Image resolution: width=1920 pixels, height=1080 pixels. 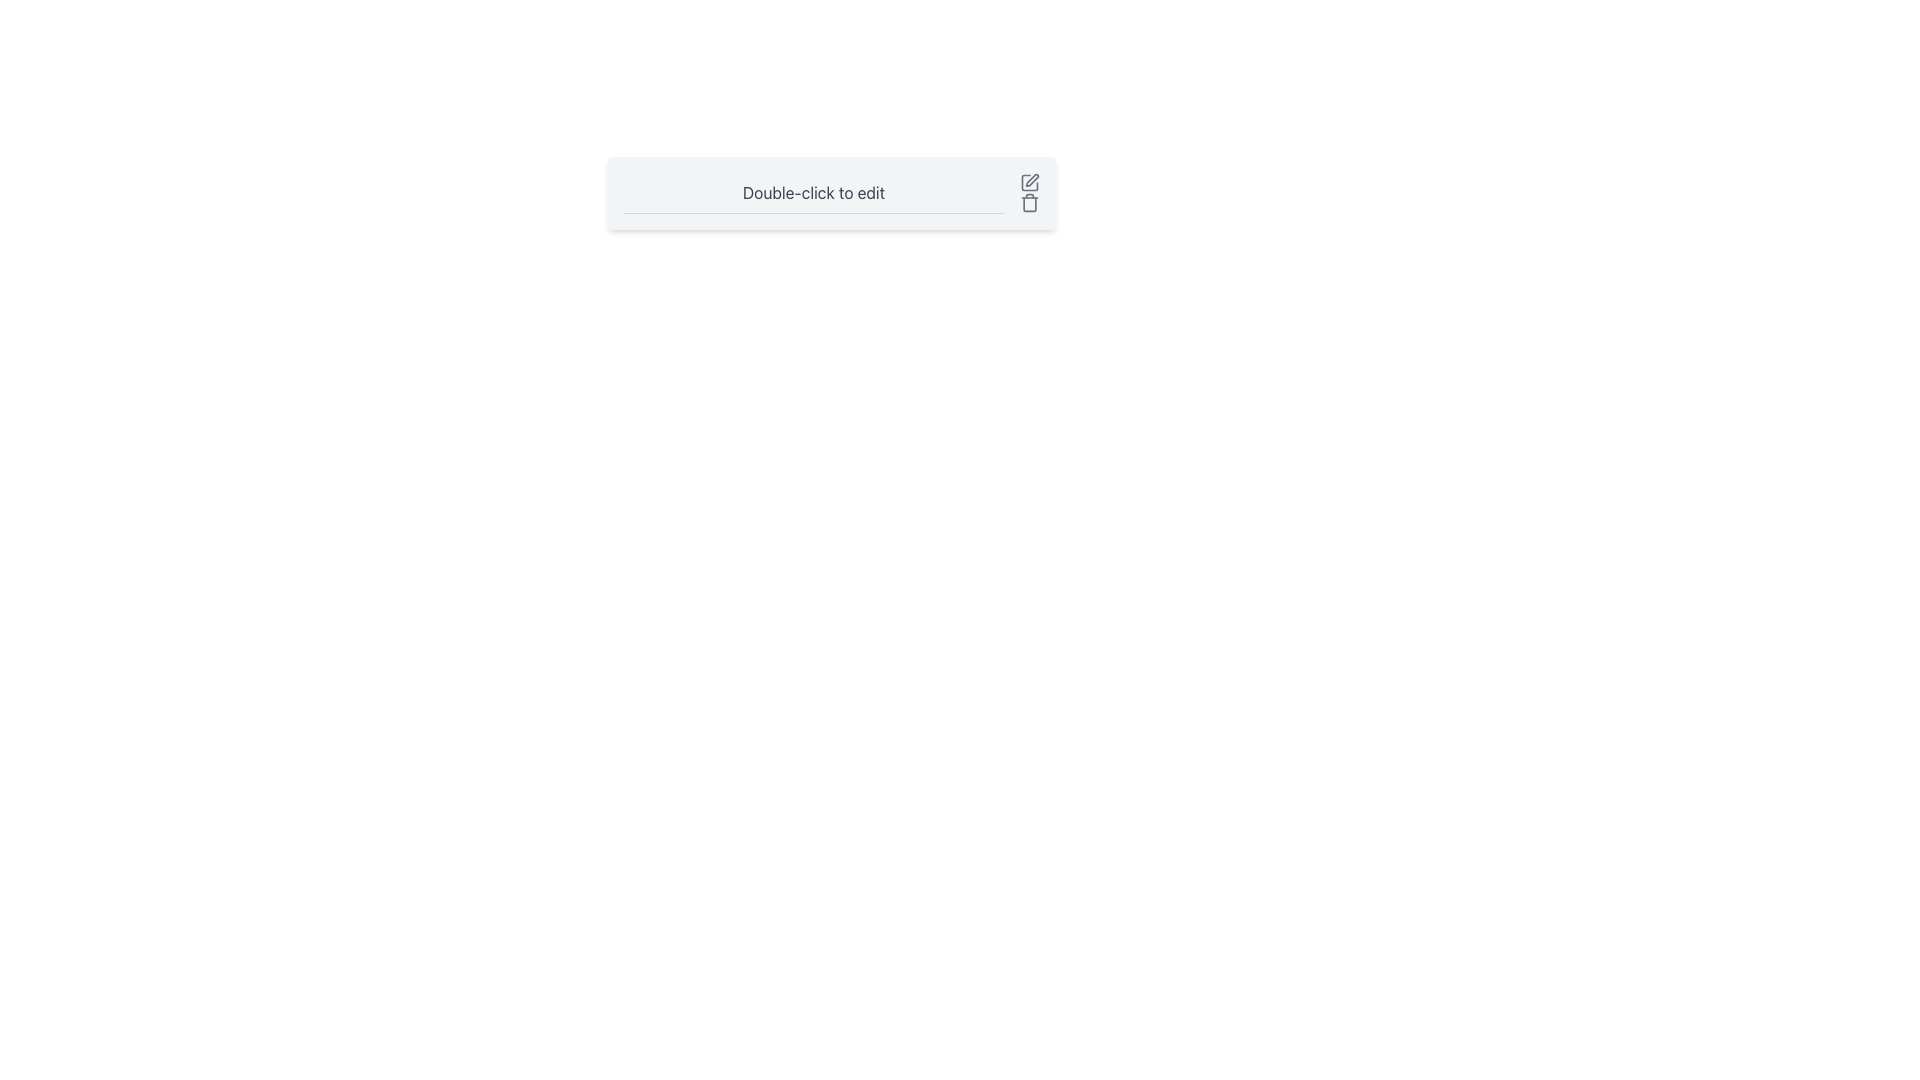 I want to click on the informational text element that displays 'Double-click to edit', which is centrally aligned and has a light grey background, to observe the potential cursor change, so click(x=831, y=193).